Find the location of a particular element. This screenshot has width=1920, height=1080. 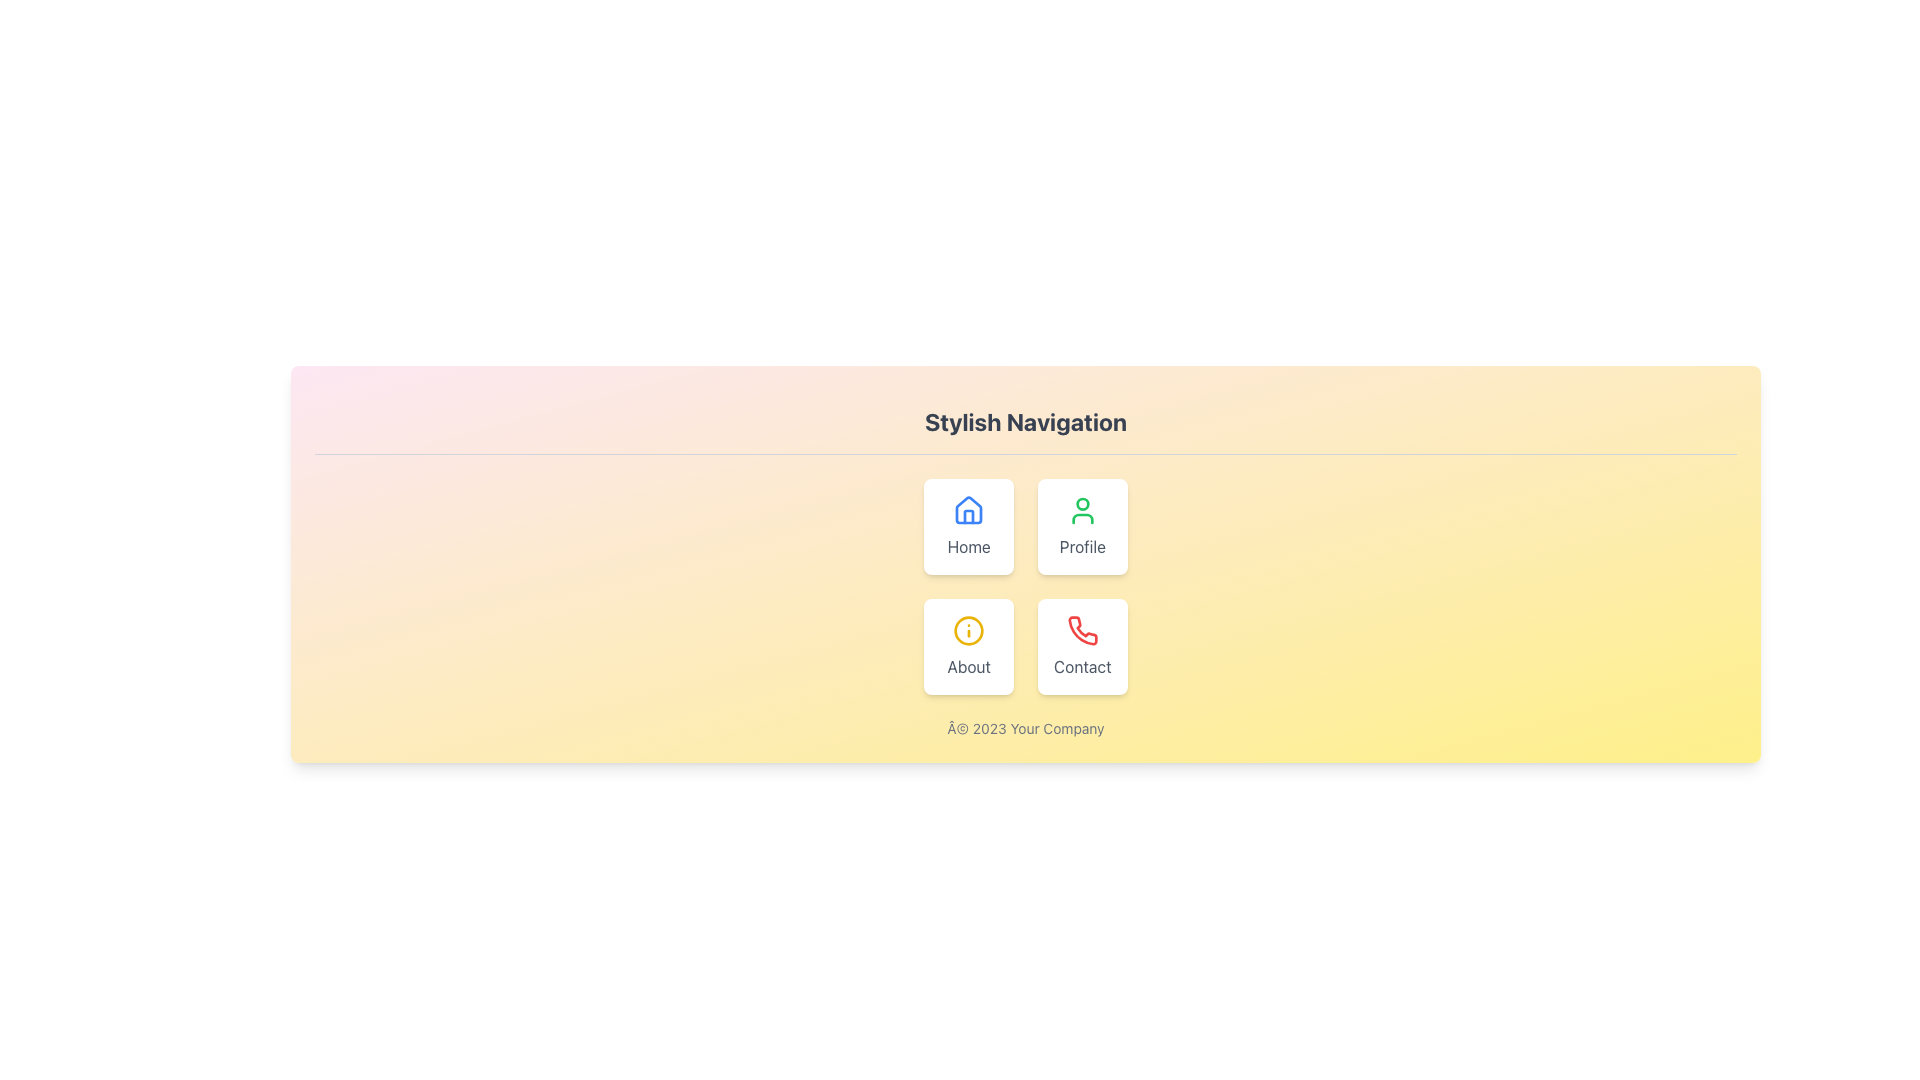

the lower portion of the decorative vector graphic element within the Profile navigation icon located in the Stylish Navigation section is located at coordinates (1081, 518).